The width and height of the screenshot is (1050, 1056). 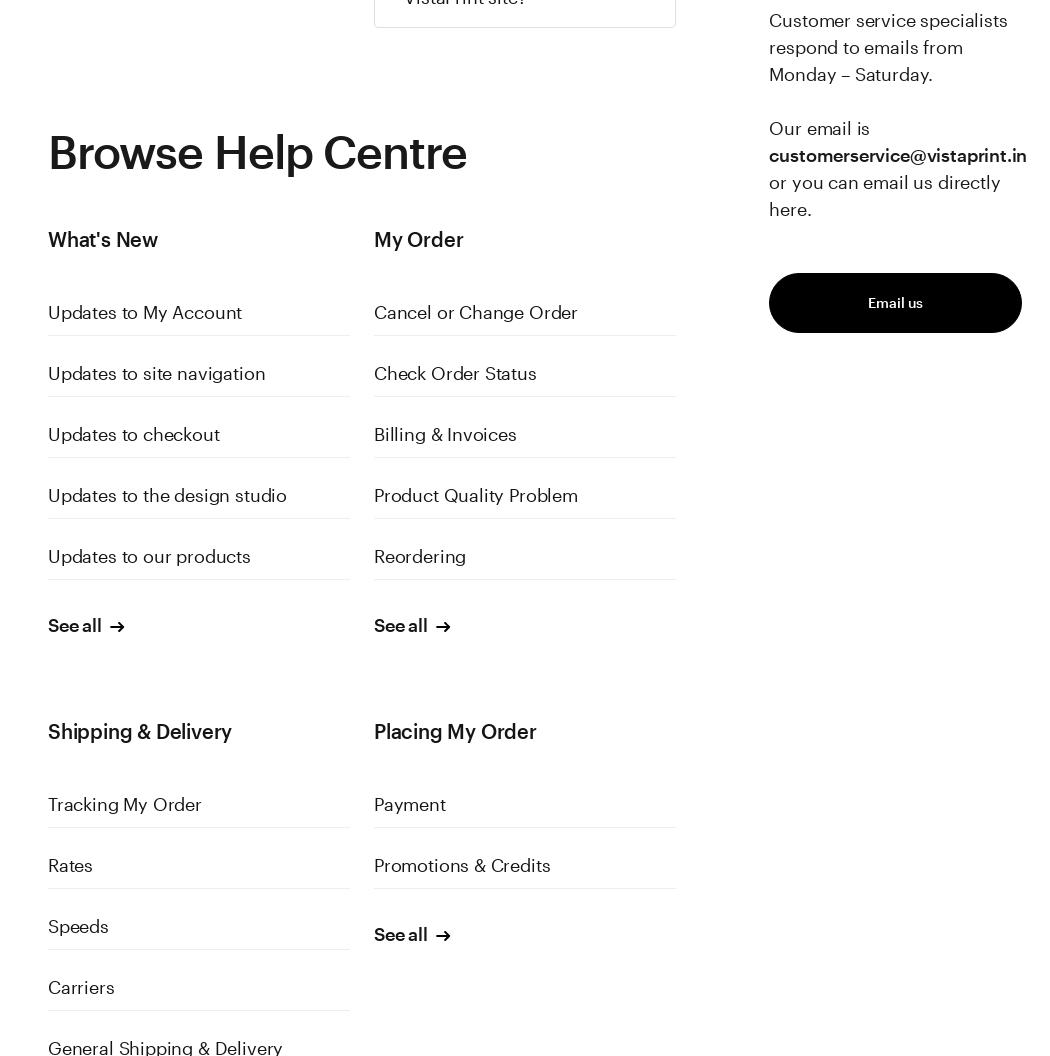 What do you see at coordinates (418, 555) in the screenshot?
I see `'Reordering'` at bounding box center [418, 555].